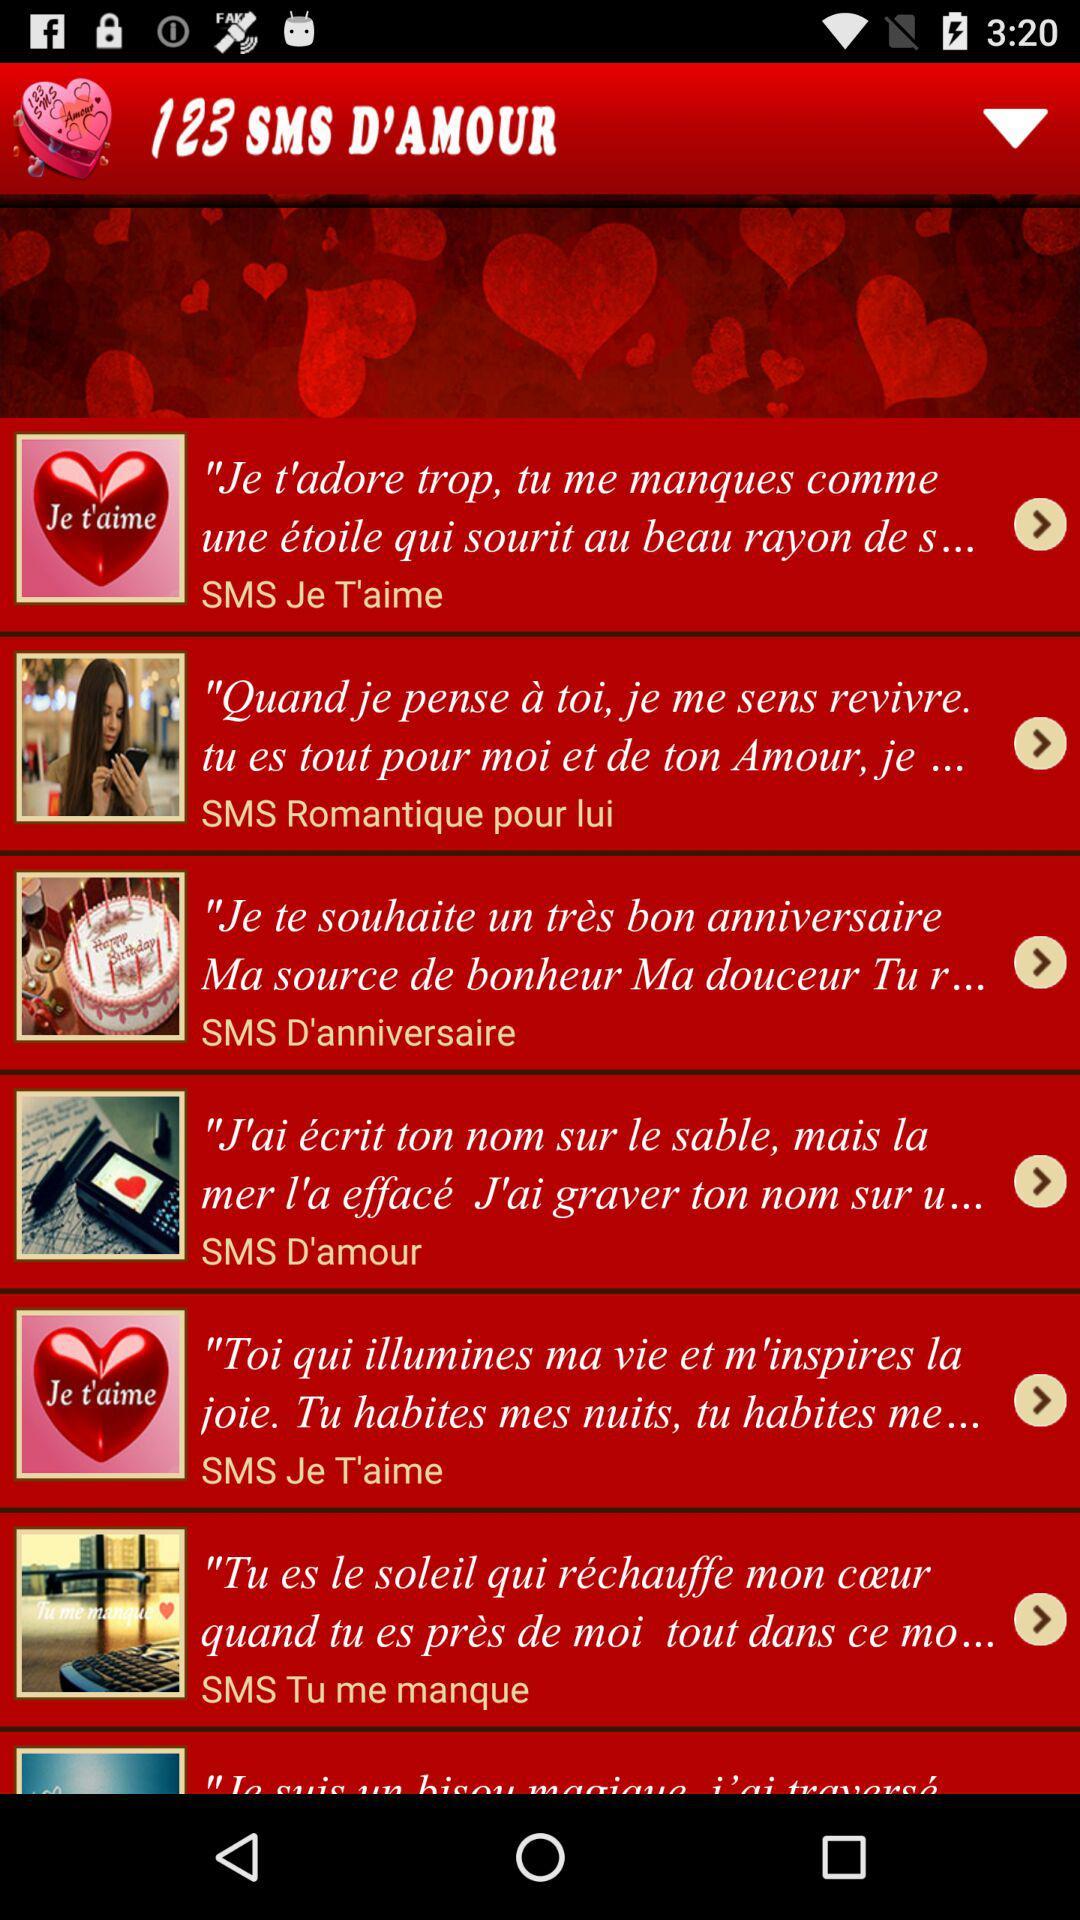 The width and height of the screenshot is (1080, 1920). Describe the element at coordinates (406, 812) in the screenshot. I see `the sms romantique pour icon` at that location.